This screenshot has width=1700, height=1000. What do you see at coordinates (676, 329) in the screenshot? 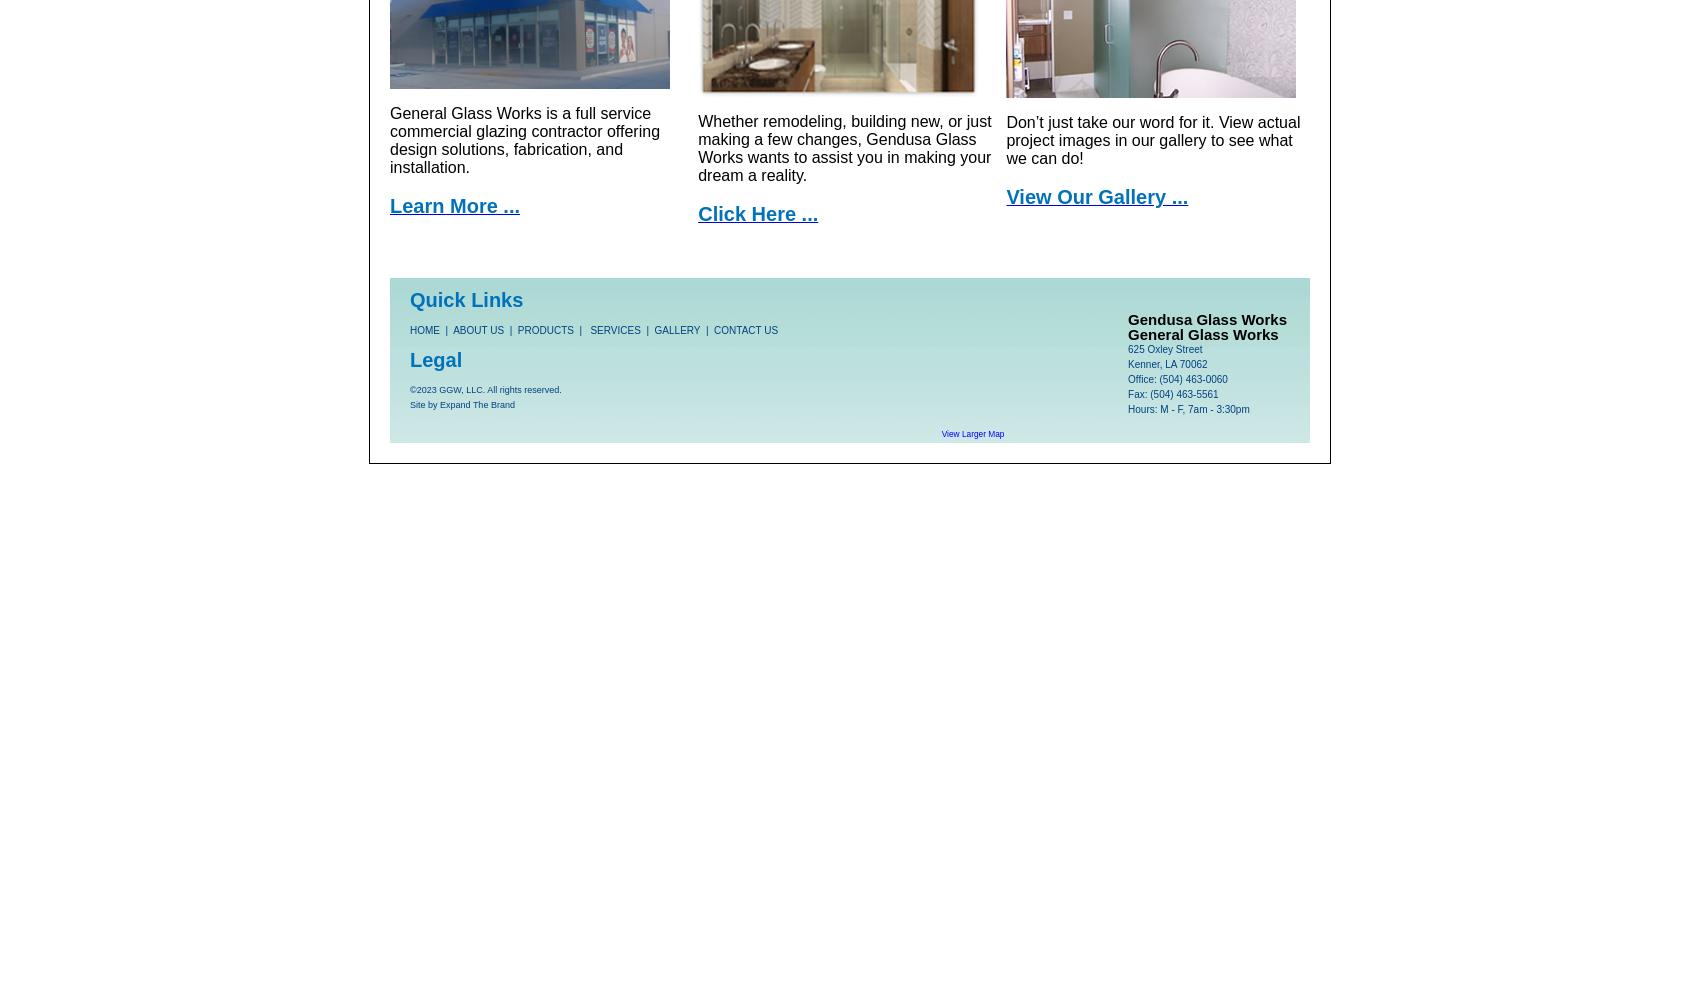
I see `'GALLERY'` at bounding box center [676, 329].